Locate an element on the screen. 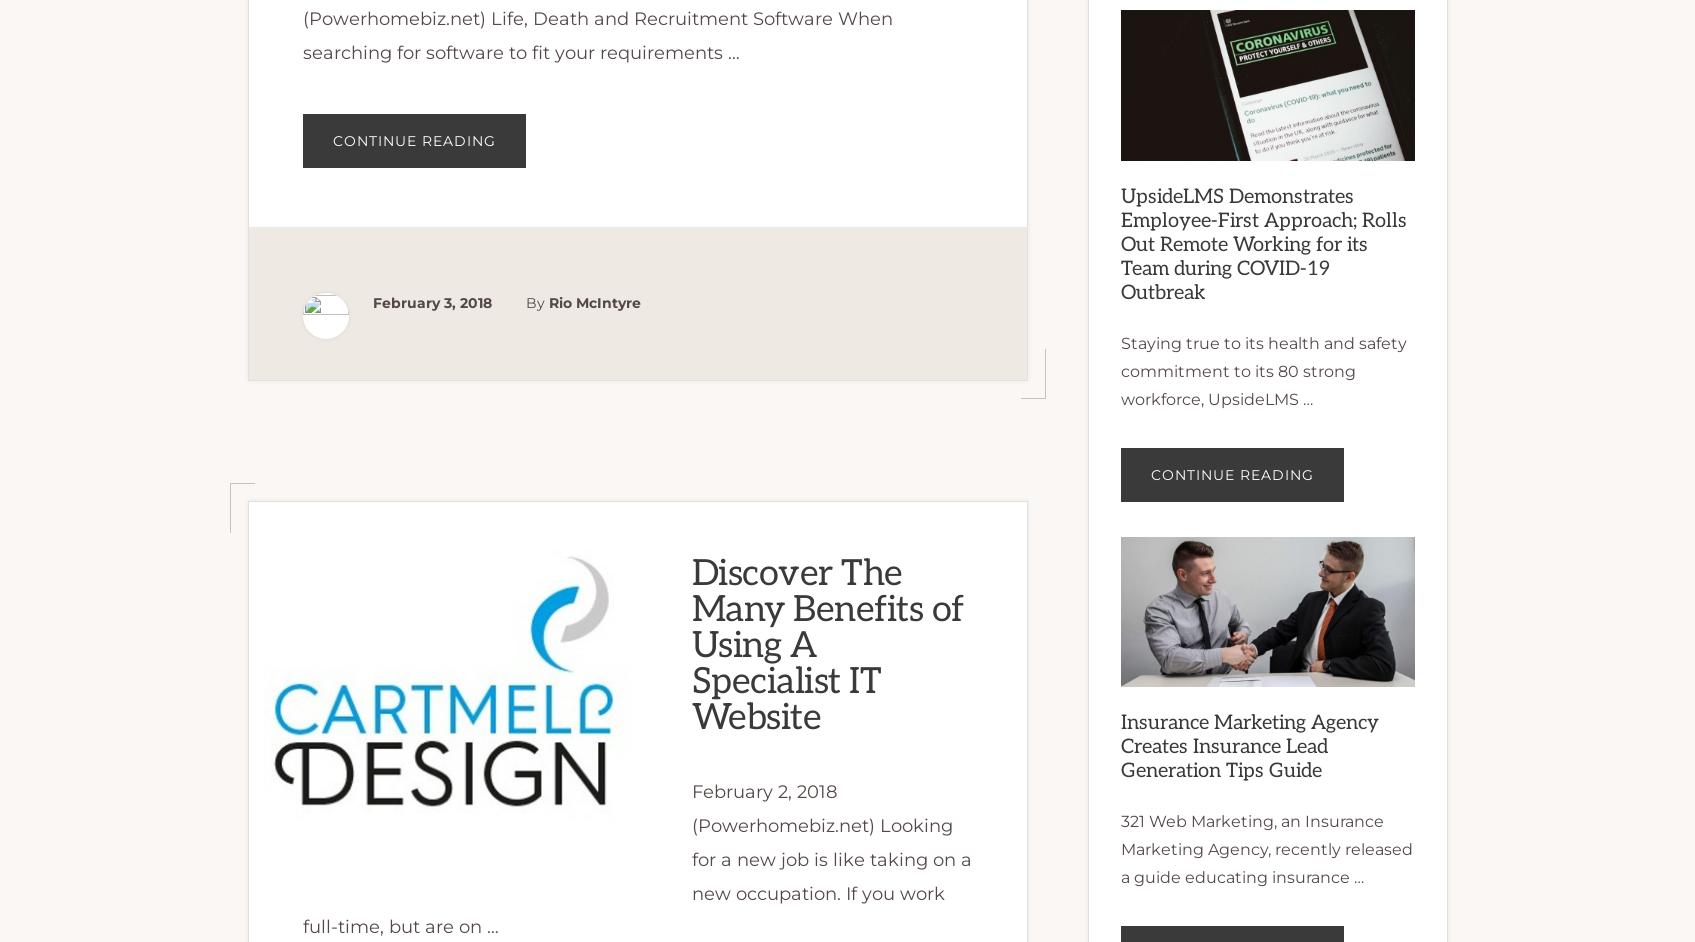 The width and height of the screenshot is (1695, 942). 'Finance News' is located at coordinates (870, 55).